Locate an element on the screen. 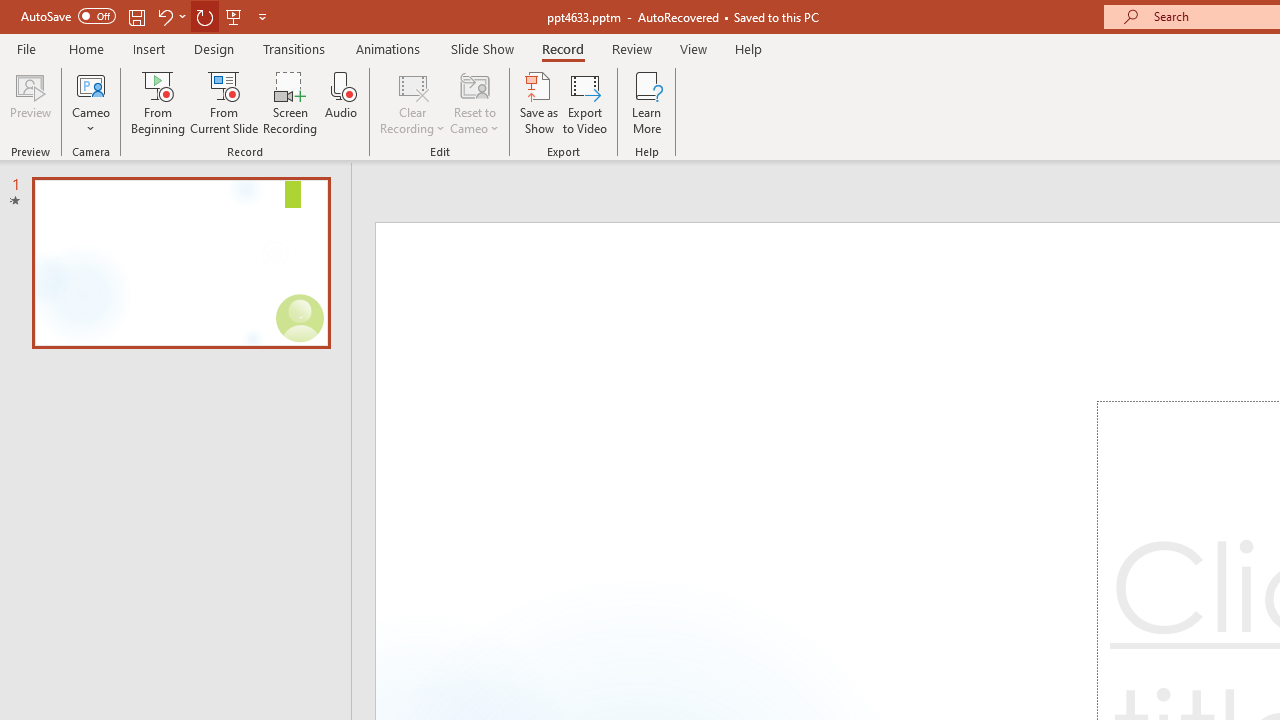 The width and height of the screenshot is (1280, 720). 'Cameo' is located at coordinates (90, 103).